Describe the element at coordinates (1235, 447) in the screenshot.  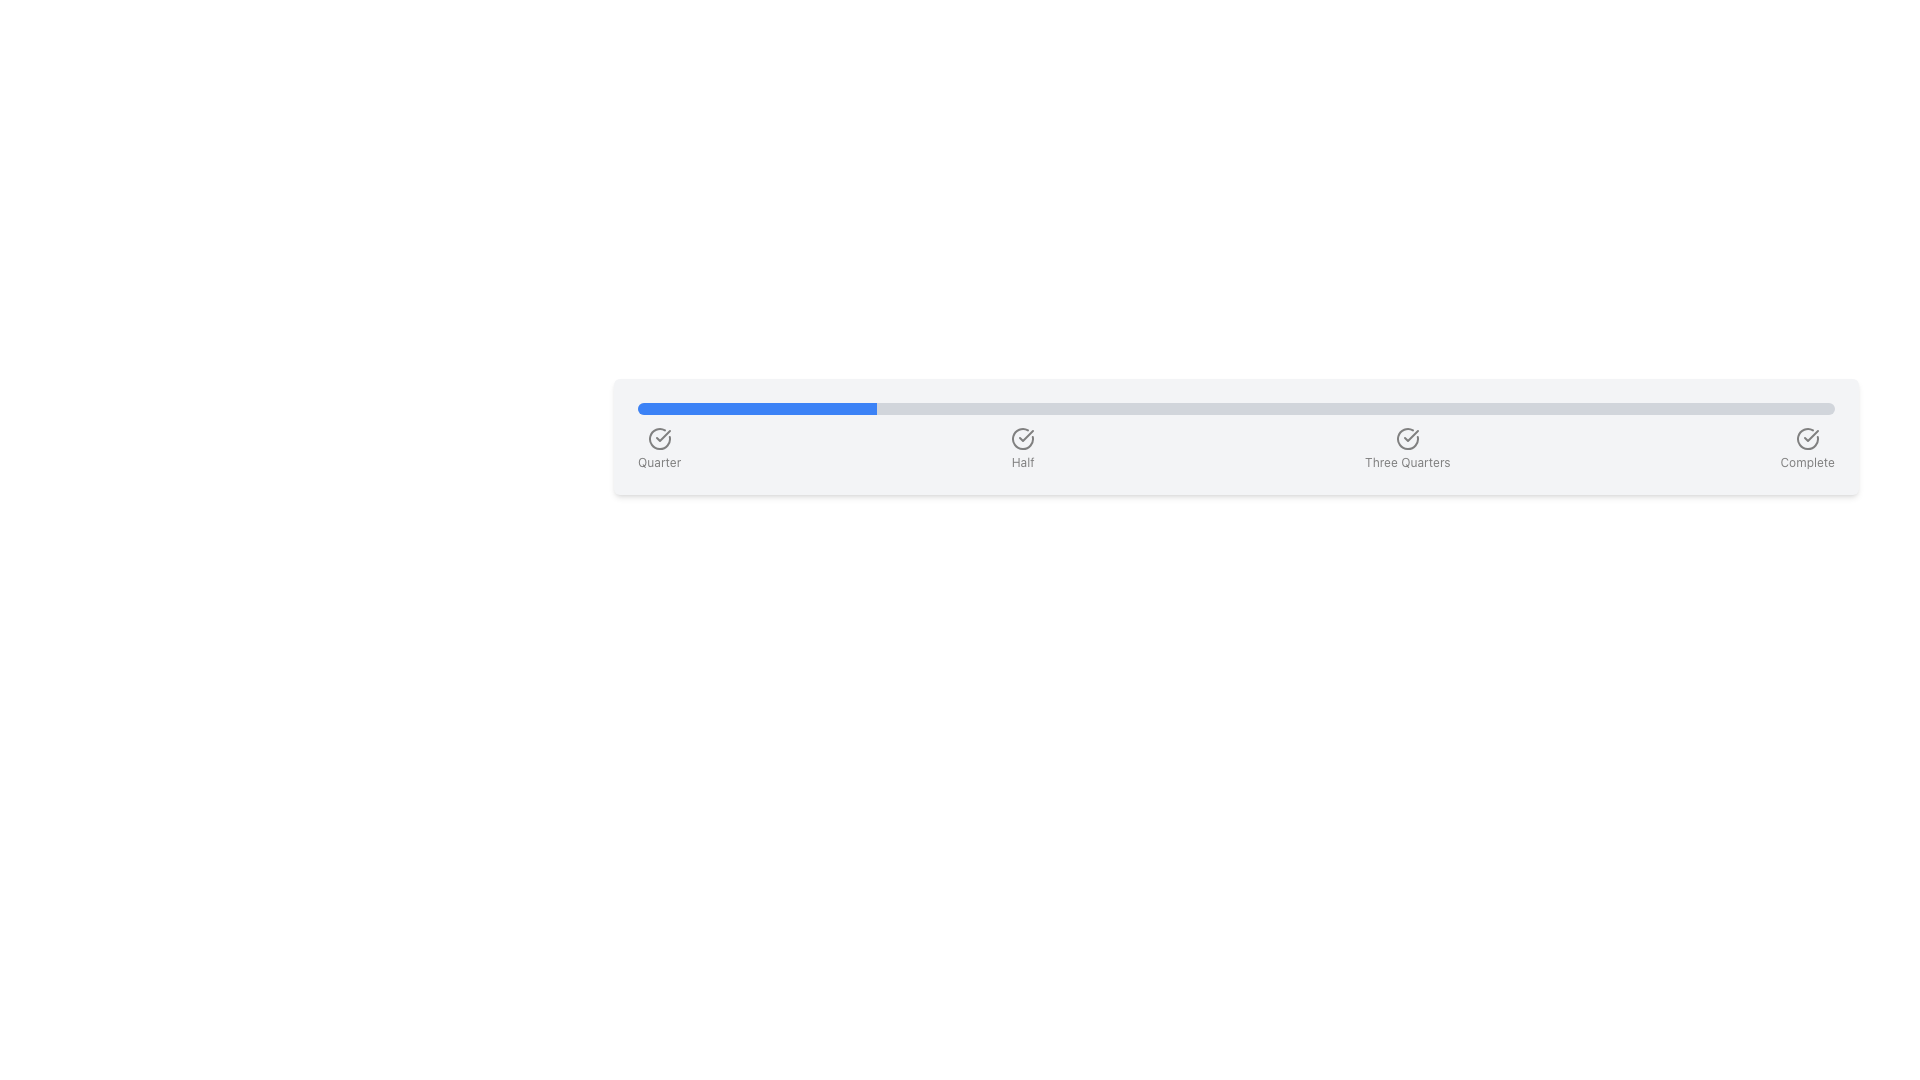
I see `the 'Quarter', 'Half', 'Three Quarters', and 'Complete' labels in the Grouped Labels with Icons` at that location.